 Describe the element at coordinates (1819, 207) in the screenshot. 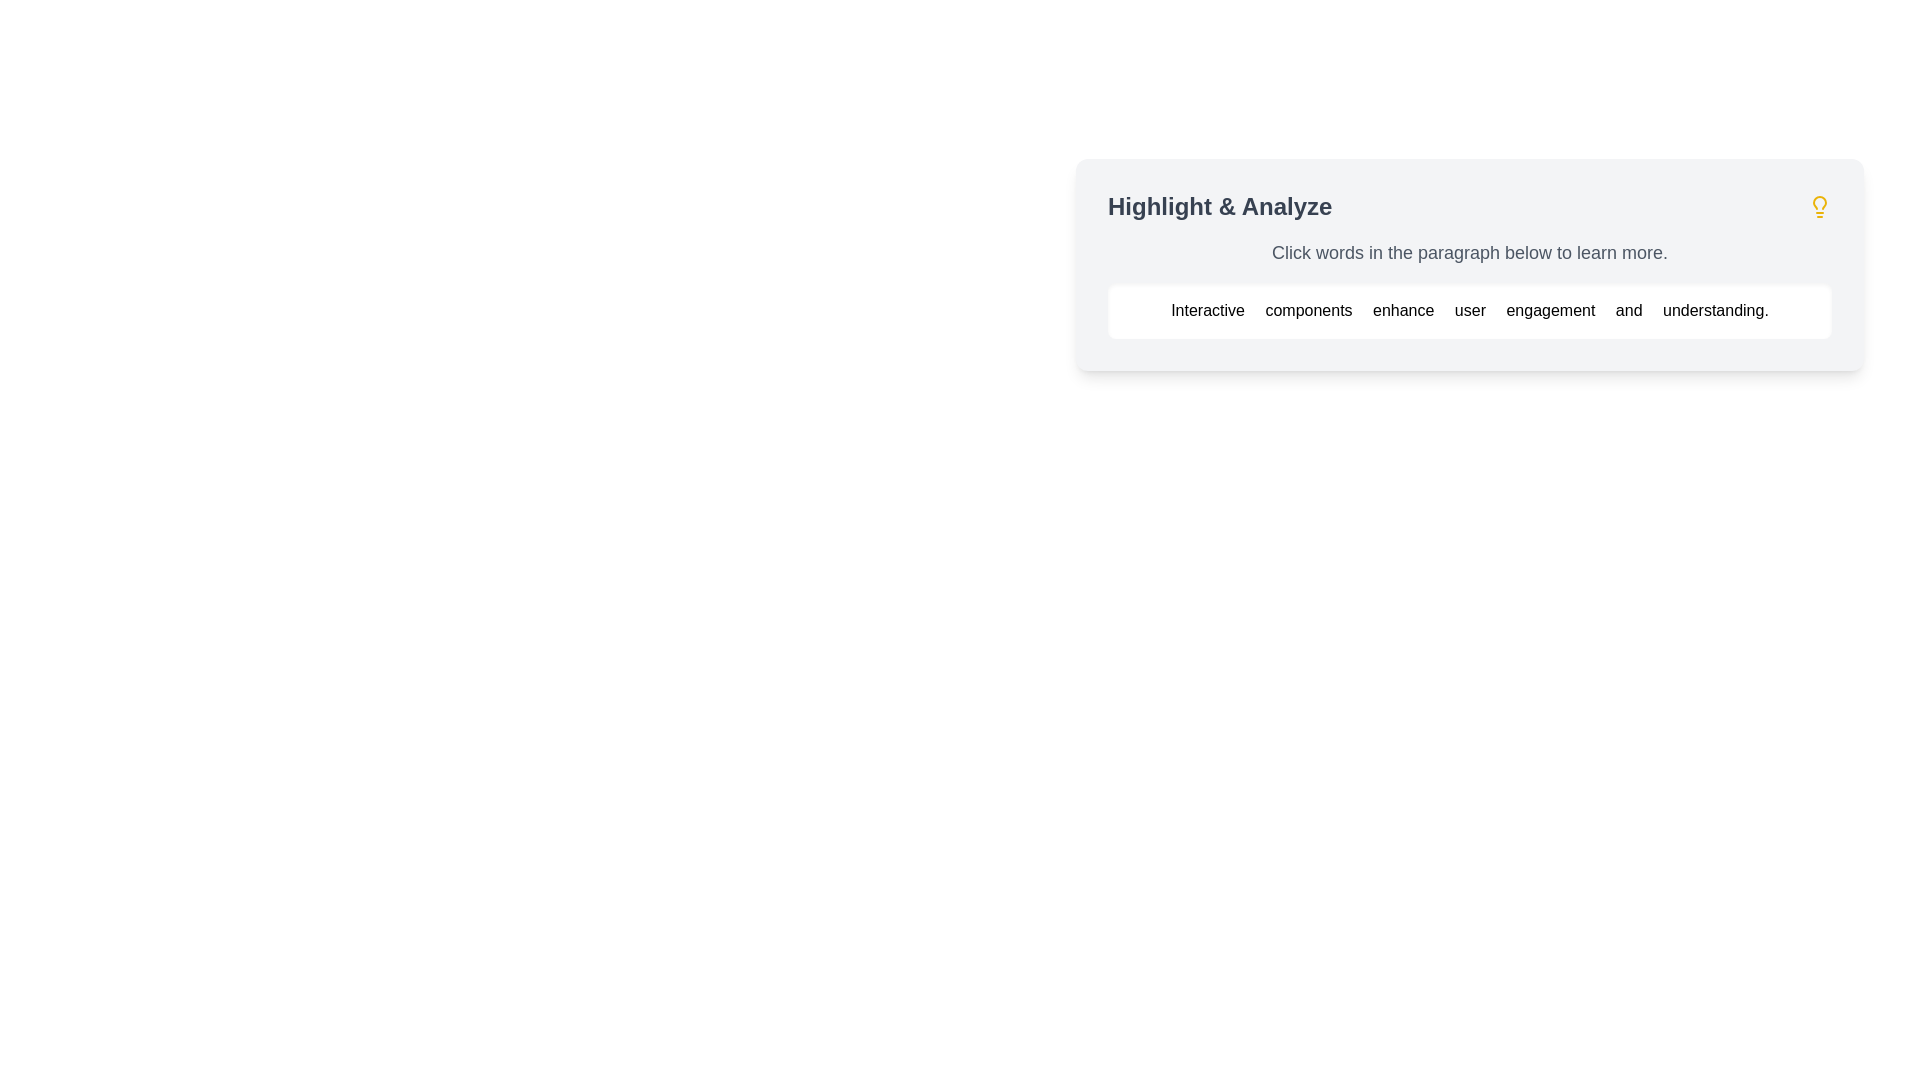

I see `the lightbulb icon in the header section labeled 'Highlight & Analyze', which symbolizes insightful information` at that location.